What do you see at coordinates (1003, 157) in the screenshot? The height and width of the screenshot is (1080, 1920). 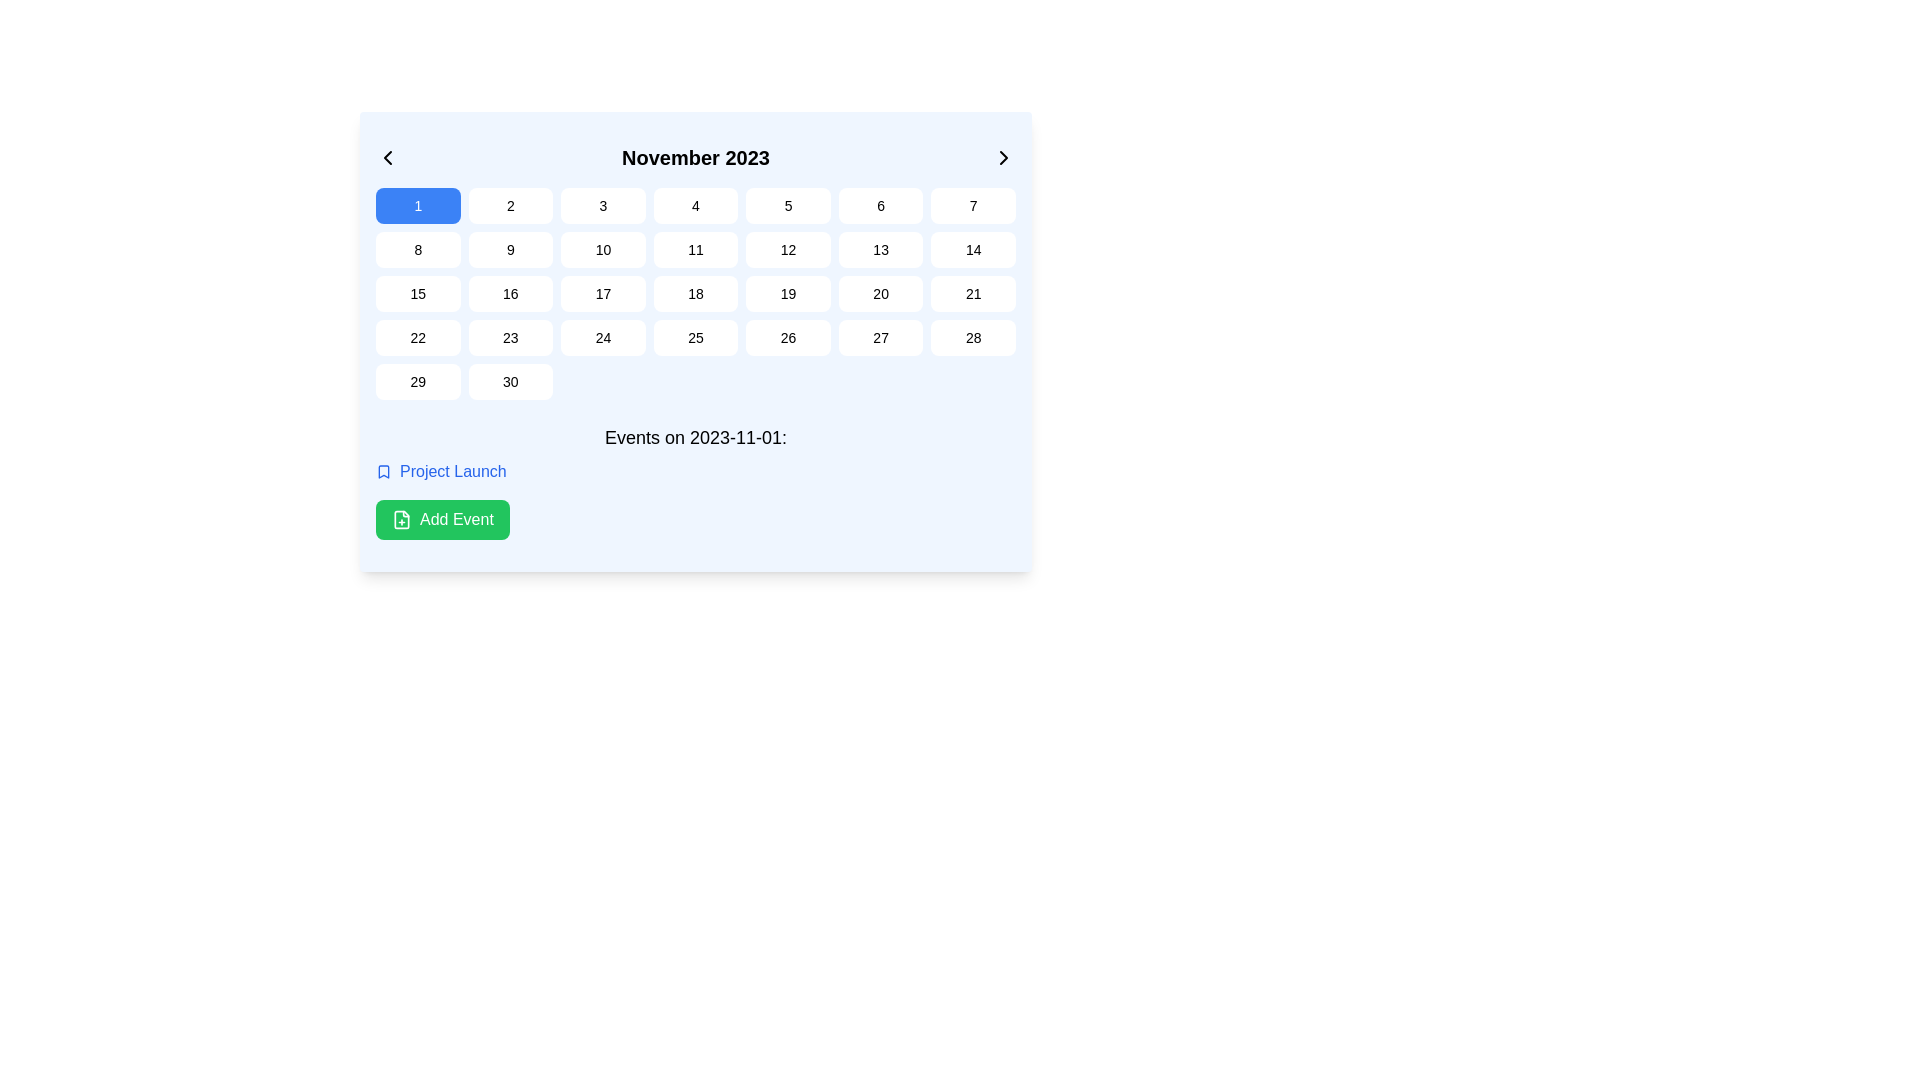 I see `the navigation button located at the far right of the header row displaying 'November 2023' to advance the calendar to the next month` at bounding box center [1003, 157].